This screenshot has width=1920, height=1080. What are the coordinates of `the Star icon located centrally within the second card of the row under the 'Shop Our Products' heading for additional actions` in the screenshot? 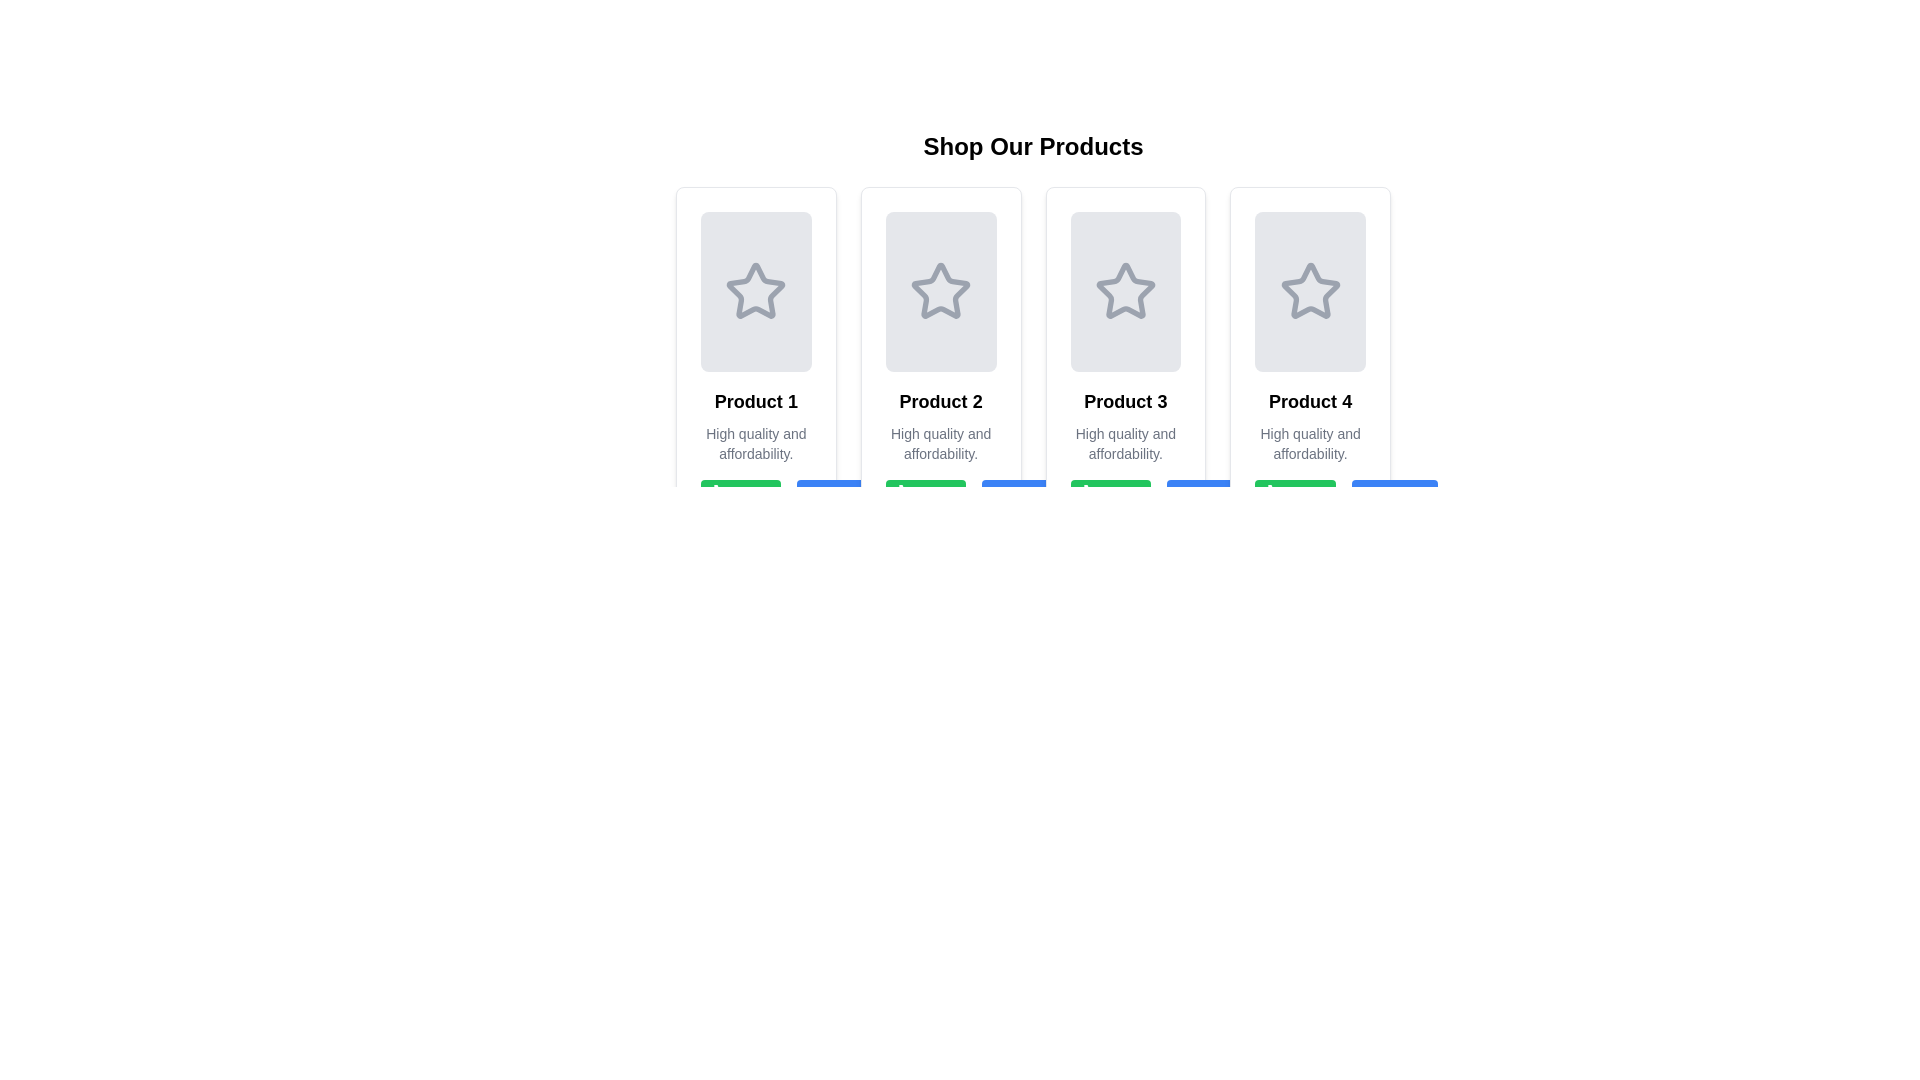 It's located at (939, 292).